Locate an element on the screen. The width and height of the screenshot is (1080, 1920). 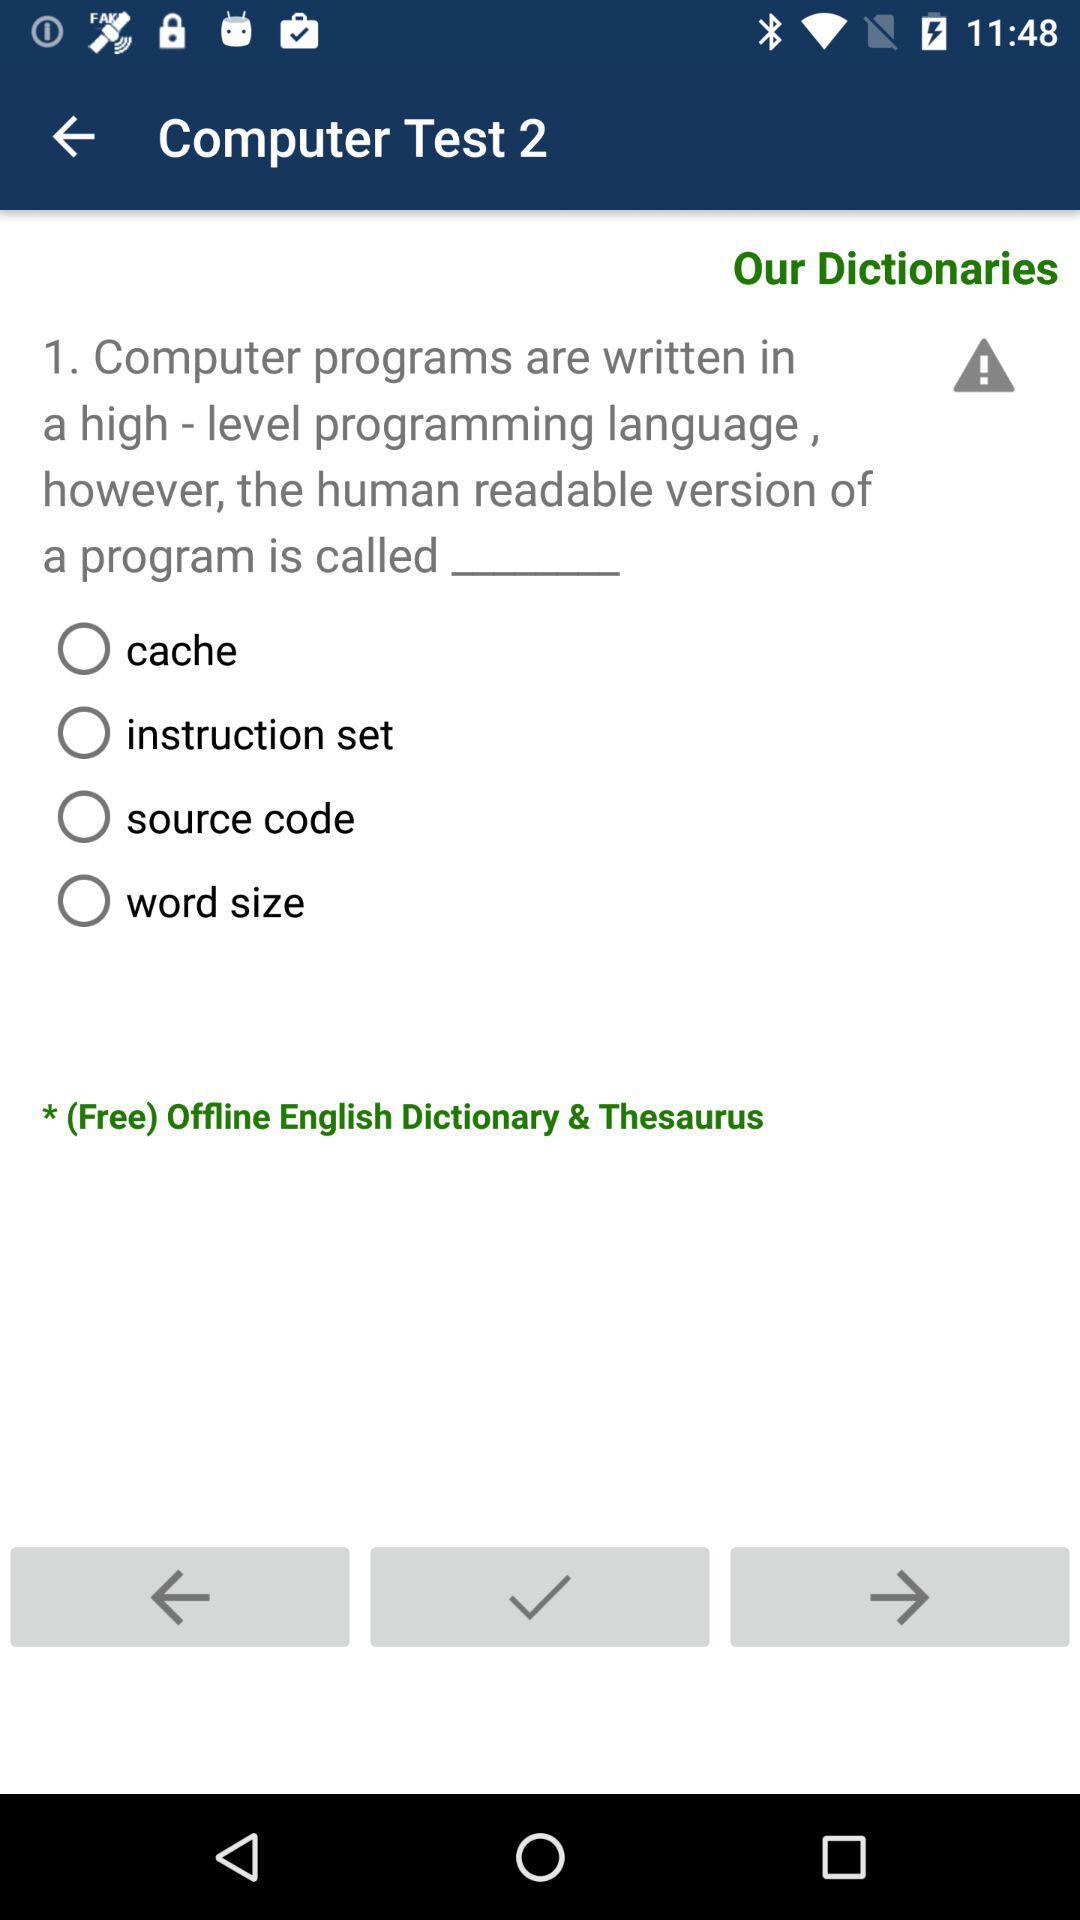
the warning icon is located at coordinates (979, 365).